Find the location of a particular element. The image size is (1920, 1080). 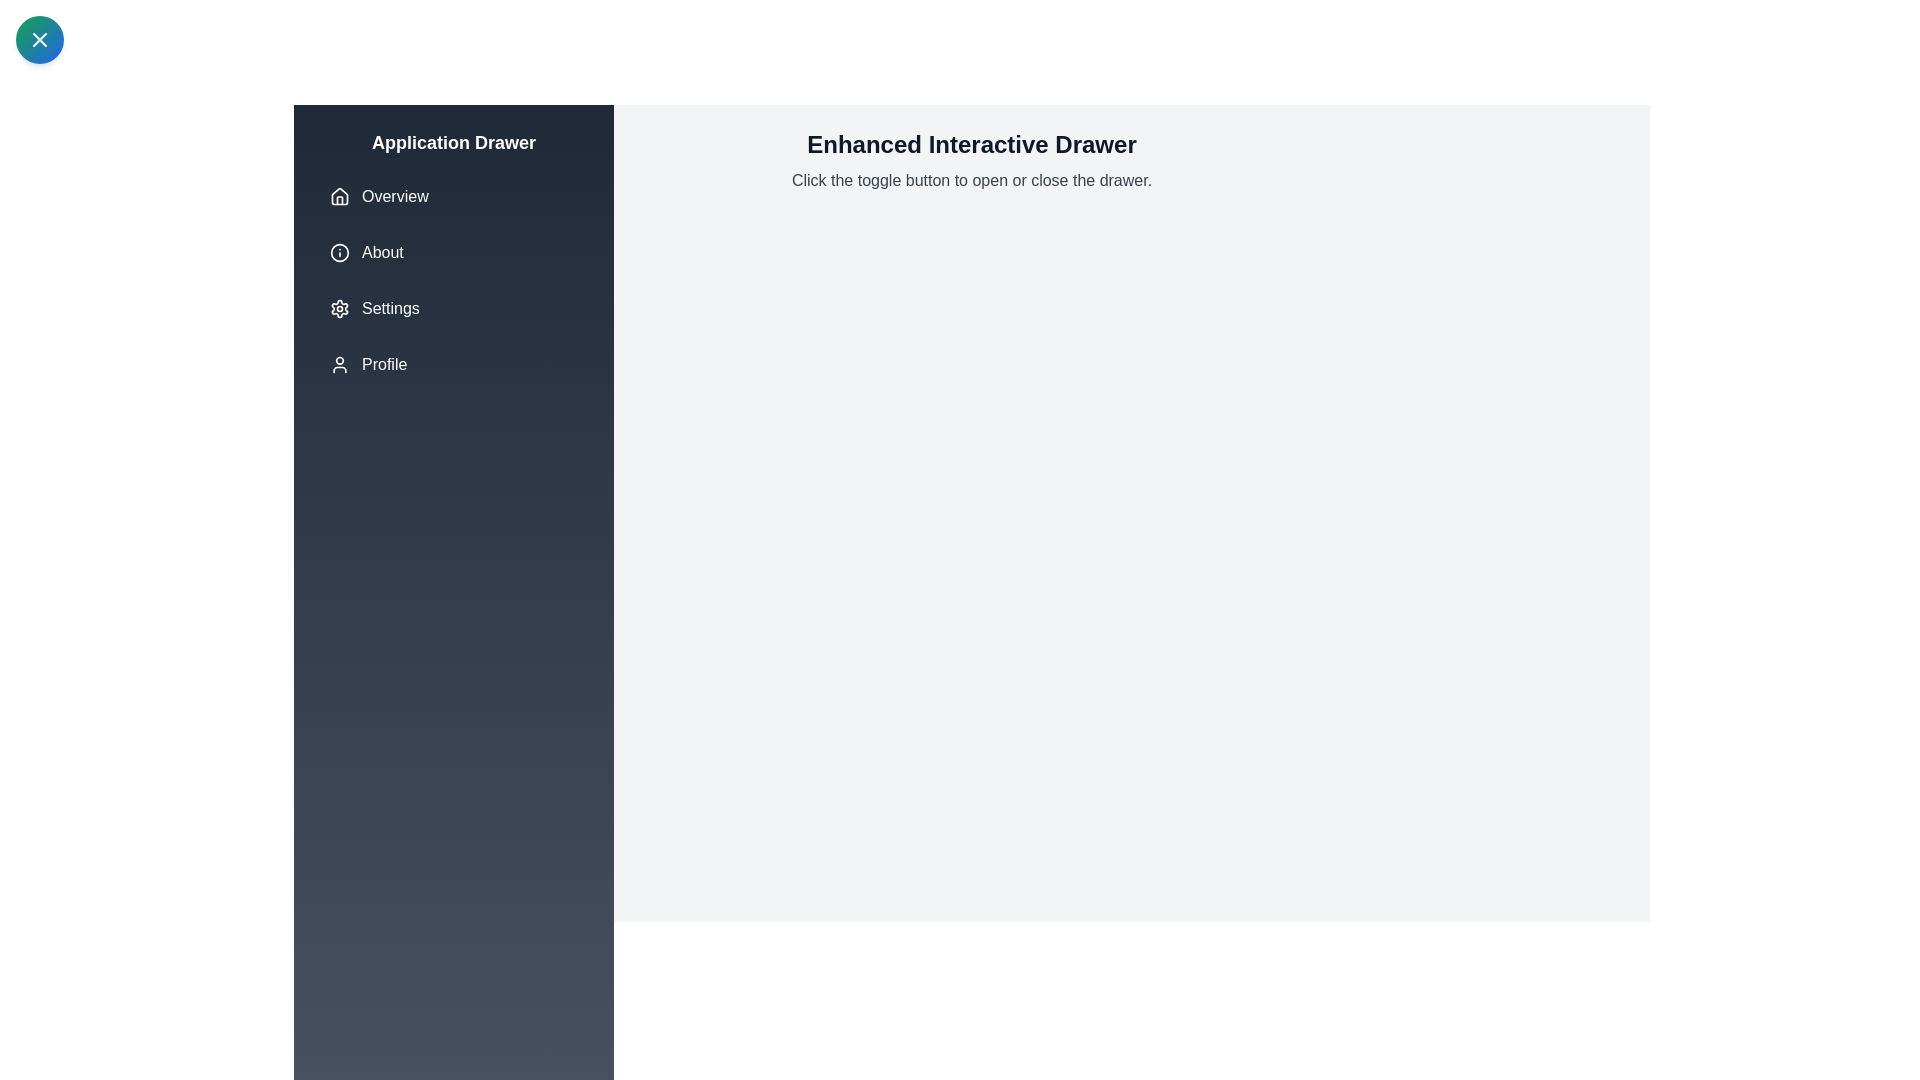

the icon associated with the menu item About is located at coordinates (340, 252).